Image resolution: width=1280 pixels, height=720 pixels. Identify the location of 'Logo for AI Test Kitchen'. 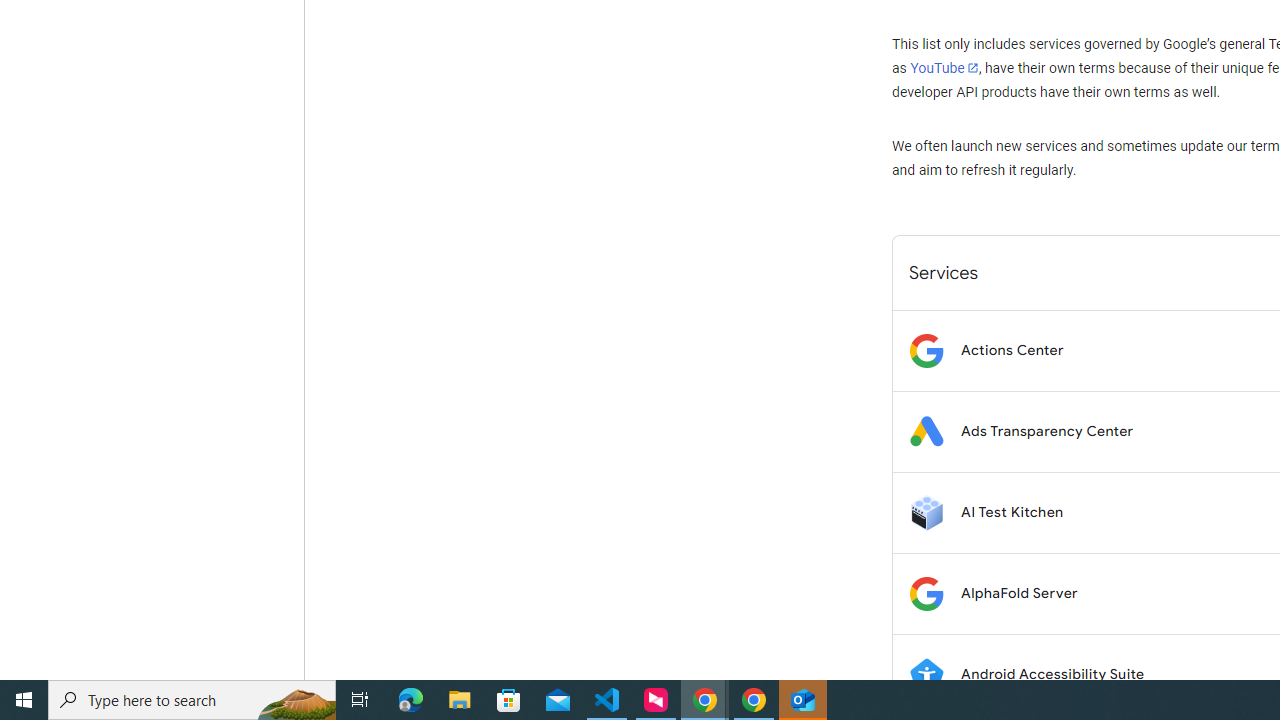
(925, 511).